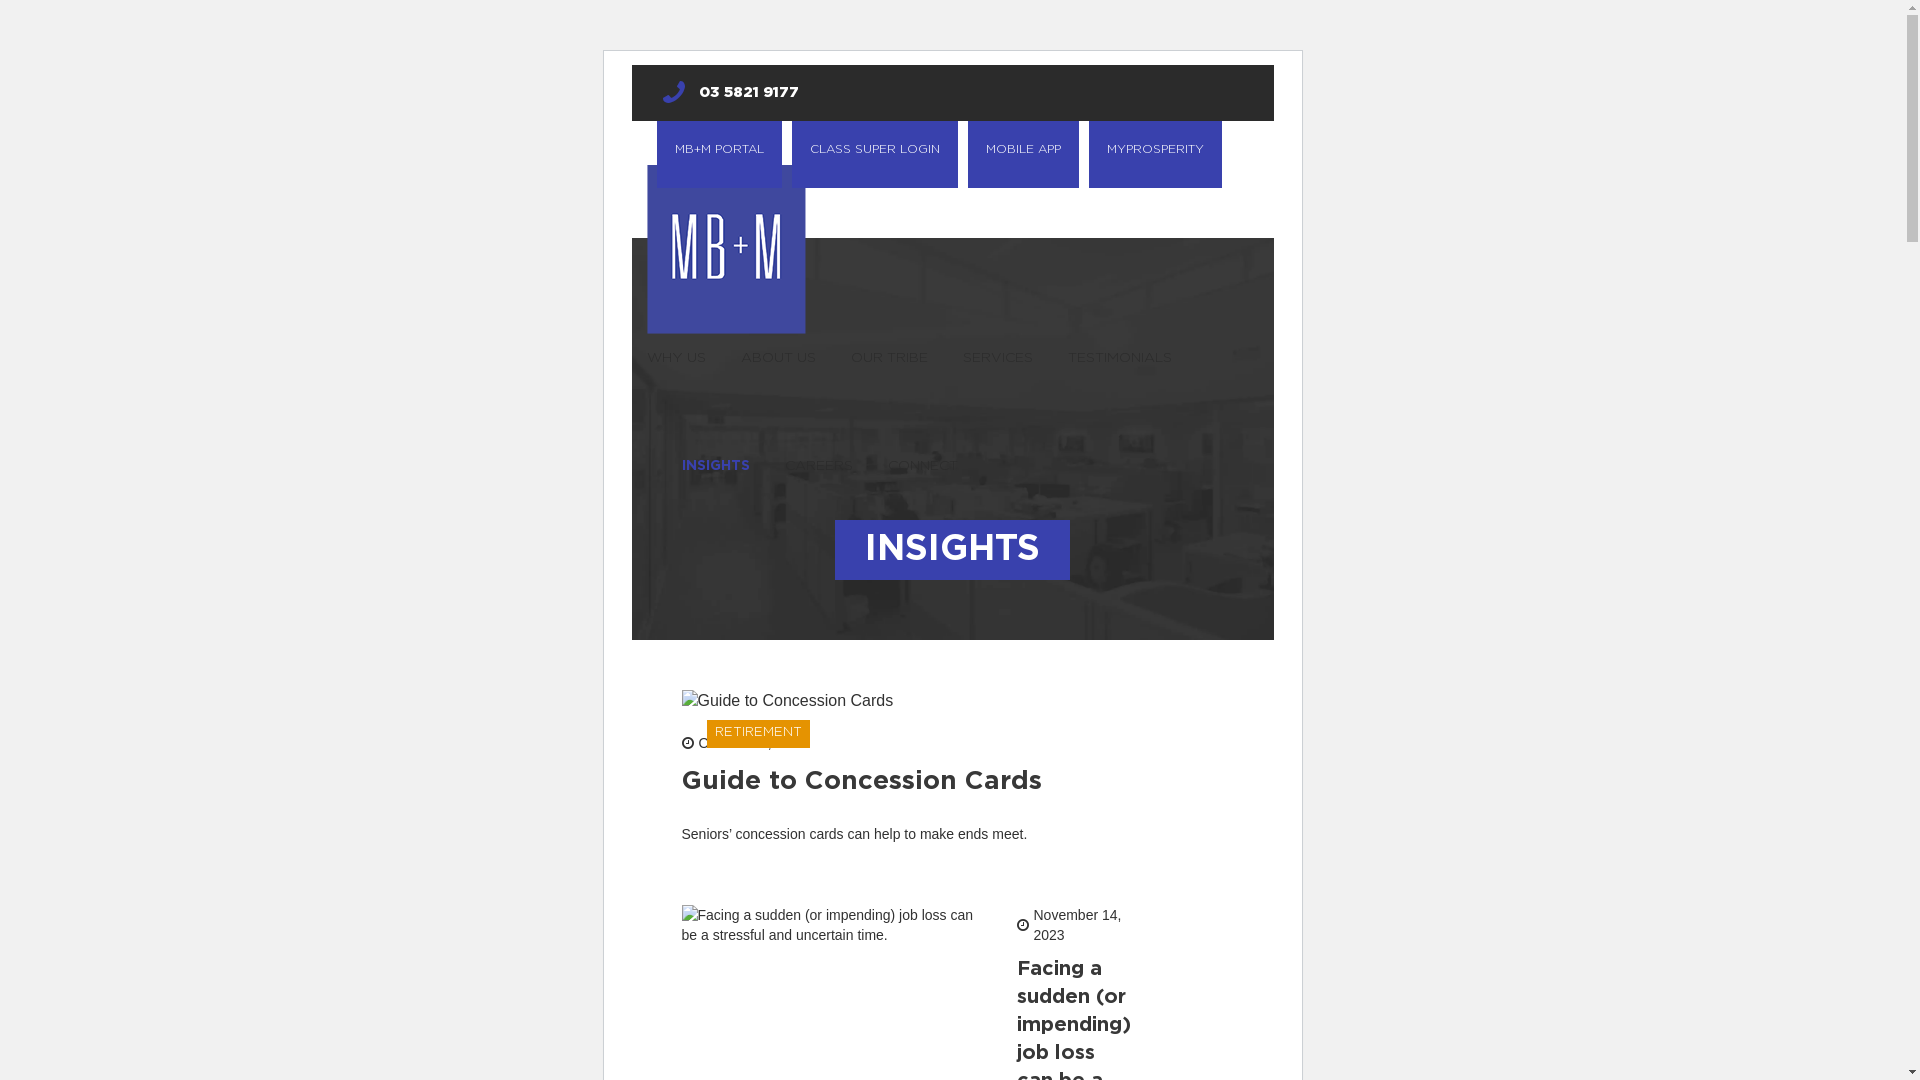 This screenshot has width=1920, height=1080. What do you see at coordinates (718, 153) in the screenshot?
I see `'MB+M PORTAL'` at bounding box center [718, 153].